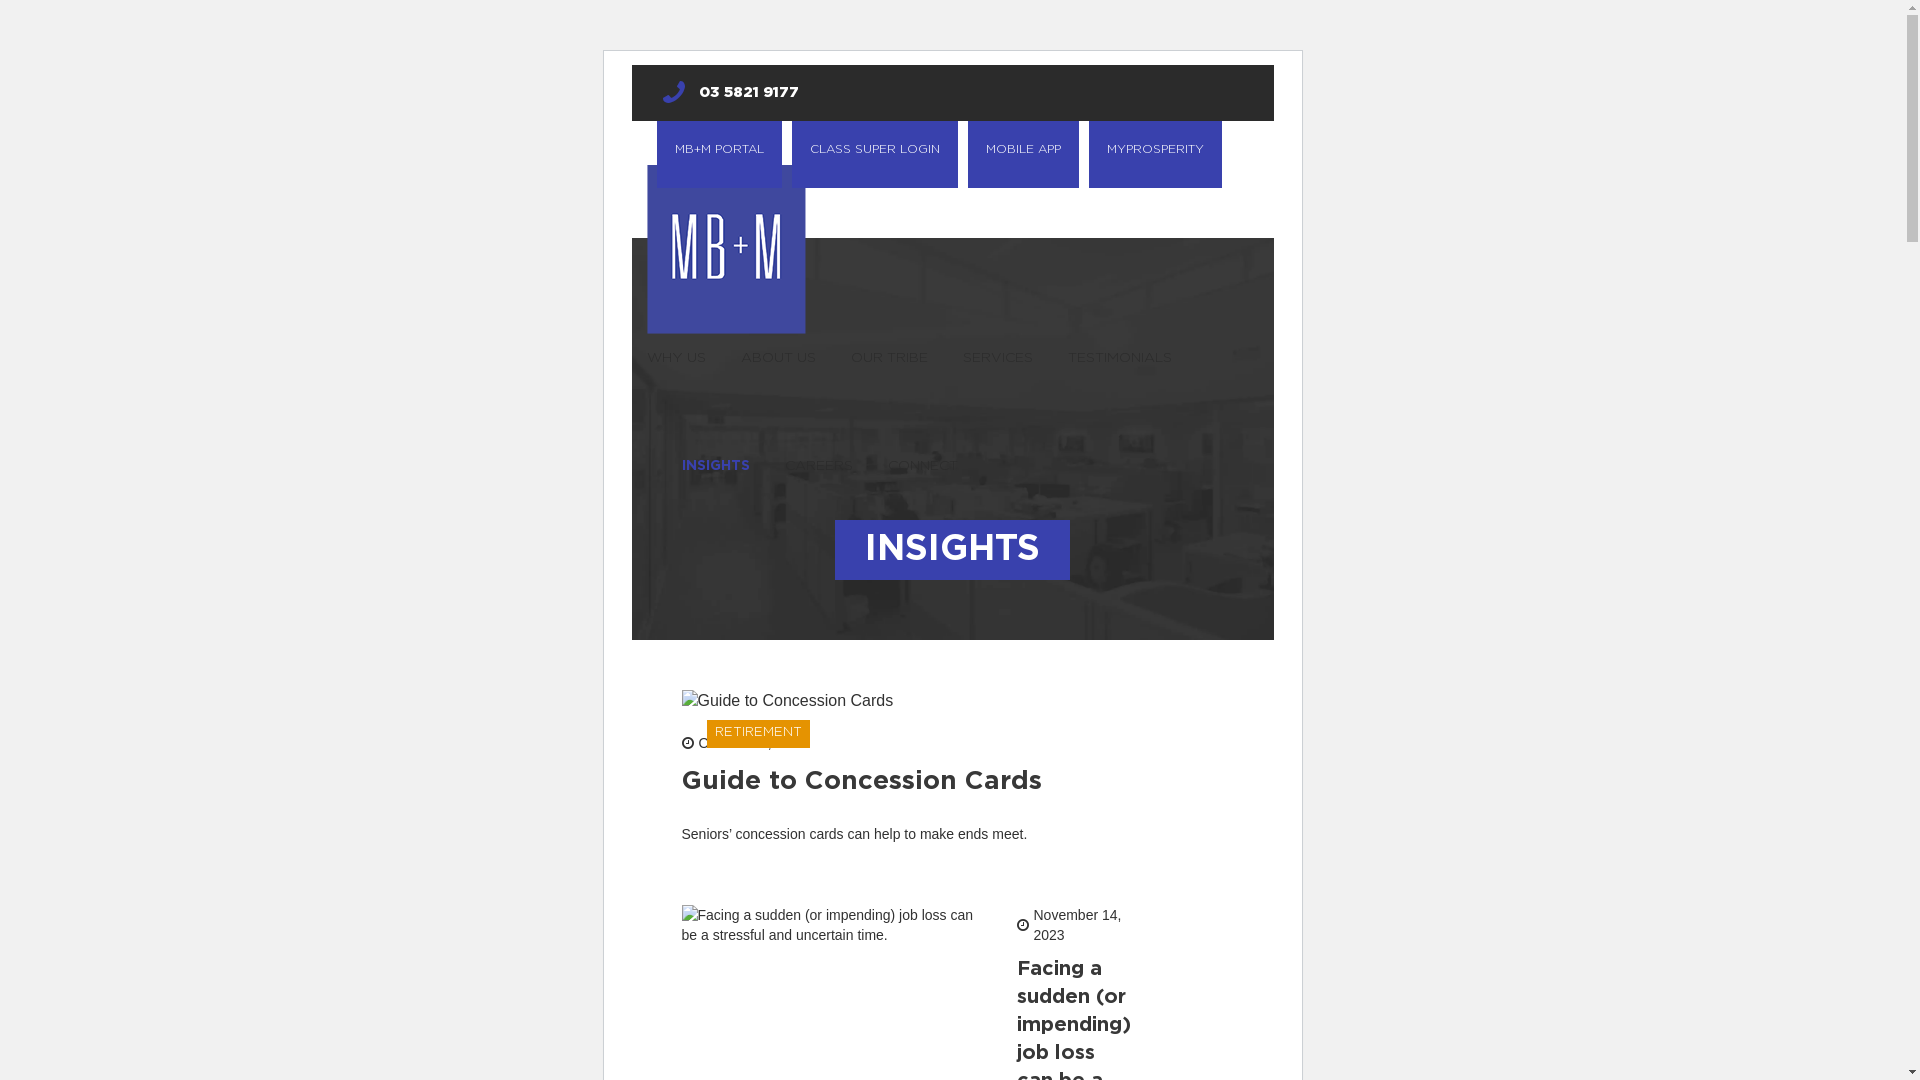 This screenshot has width=1920, height=1080. What do you see at coordinates (718, 153) in the screenshot?
I see `'MB+M PORTAL'` at bounding box center [718, 153].